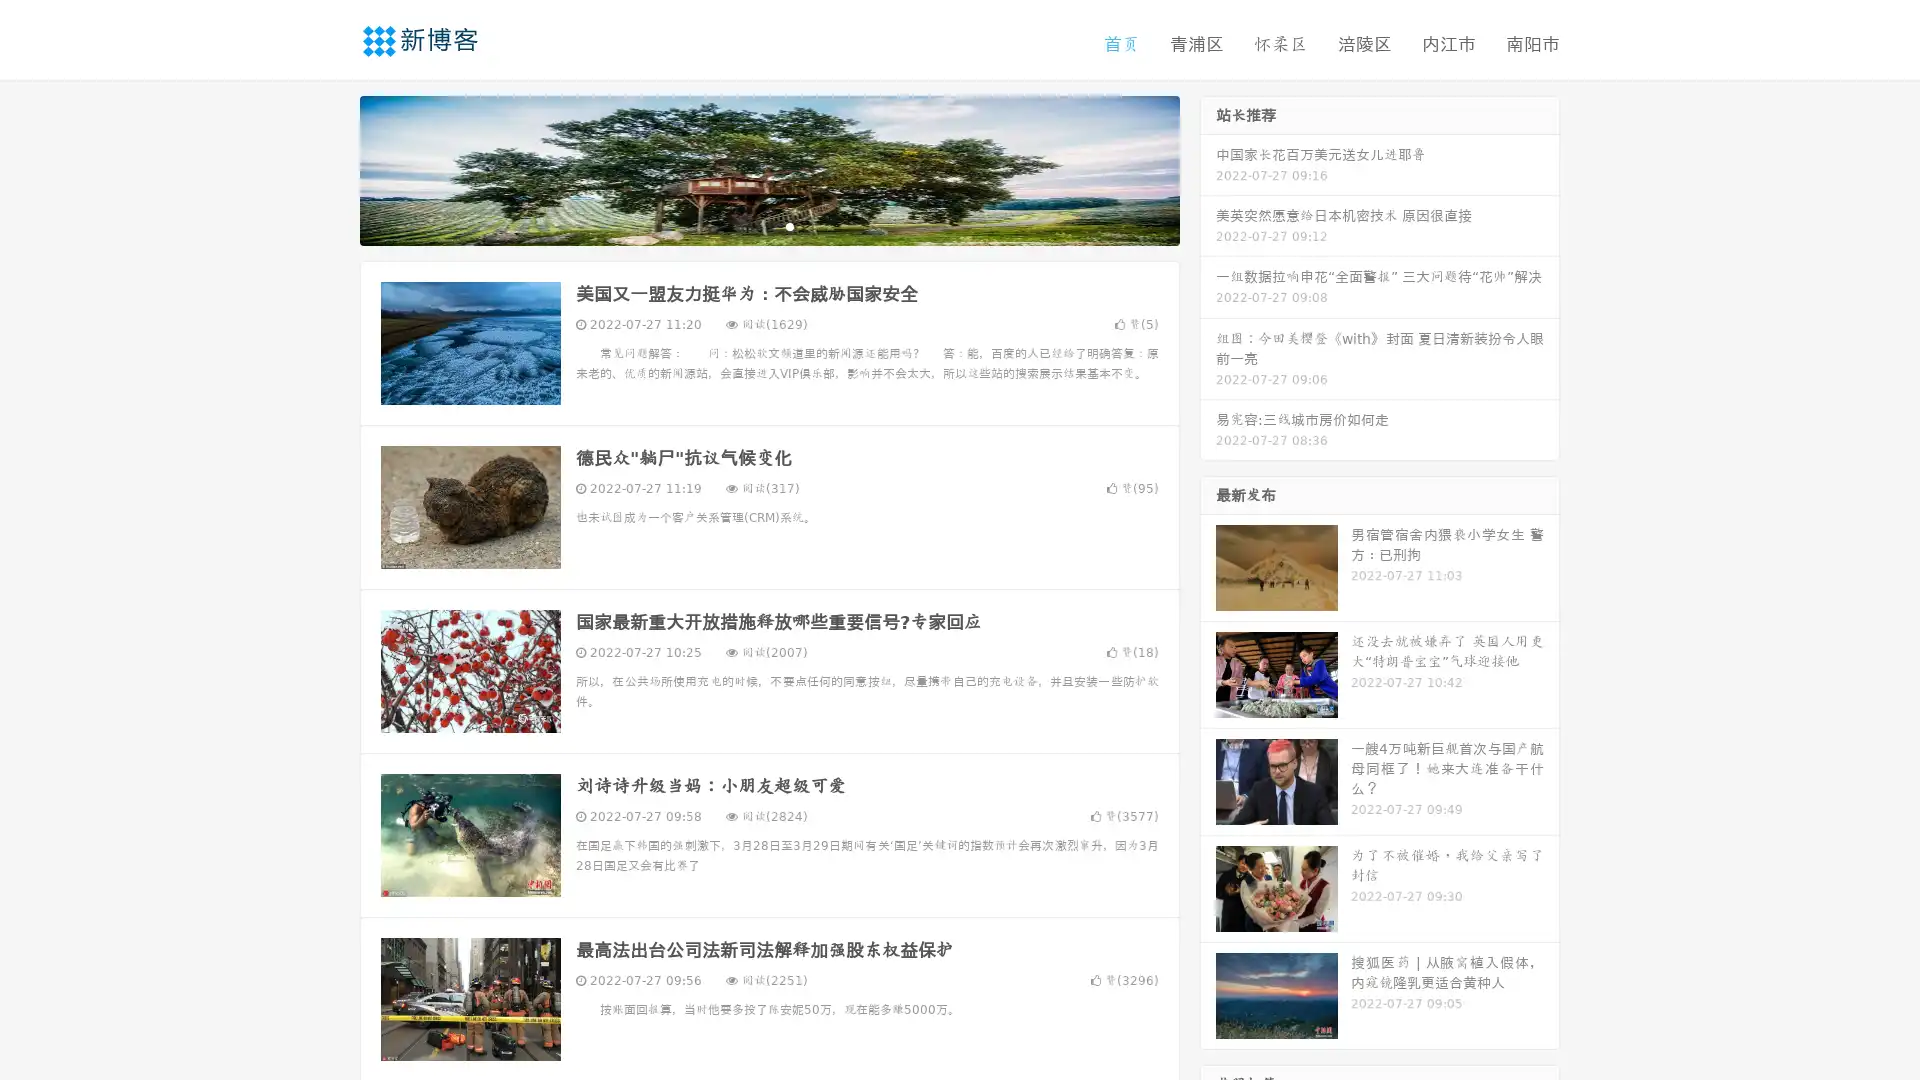  Describe the element at coordinates (789, 225) in the screenshot. I see `Go to slide 3` at that location.